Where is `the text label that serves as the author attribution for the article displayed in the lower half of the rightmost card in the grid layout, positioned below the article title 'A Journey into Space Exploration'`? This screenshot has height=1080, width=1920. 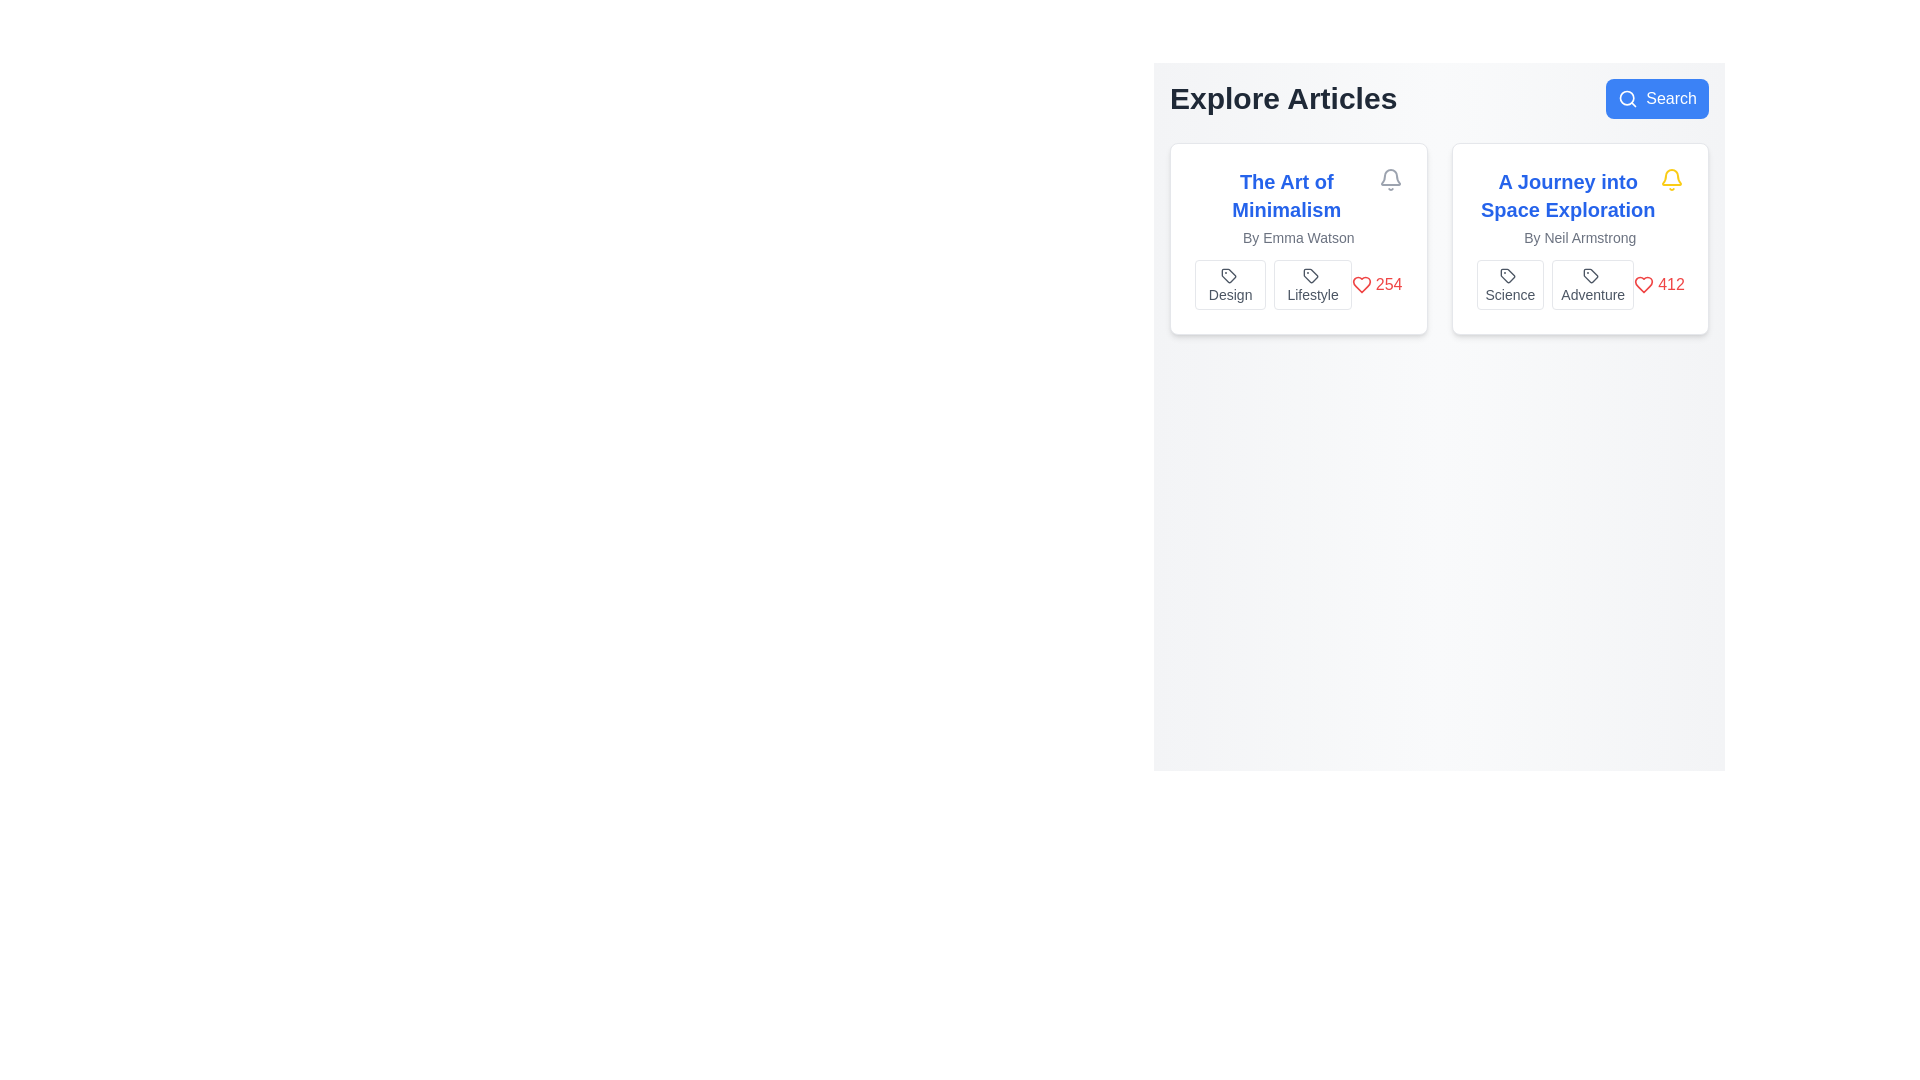
the text label that serves as the author attribution for the article displayed in the lower half of the rightmost card in the grid layout, positioned below the article title 'A Journey into Space Exploration' is located at coordinates (1579, 237).